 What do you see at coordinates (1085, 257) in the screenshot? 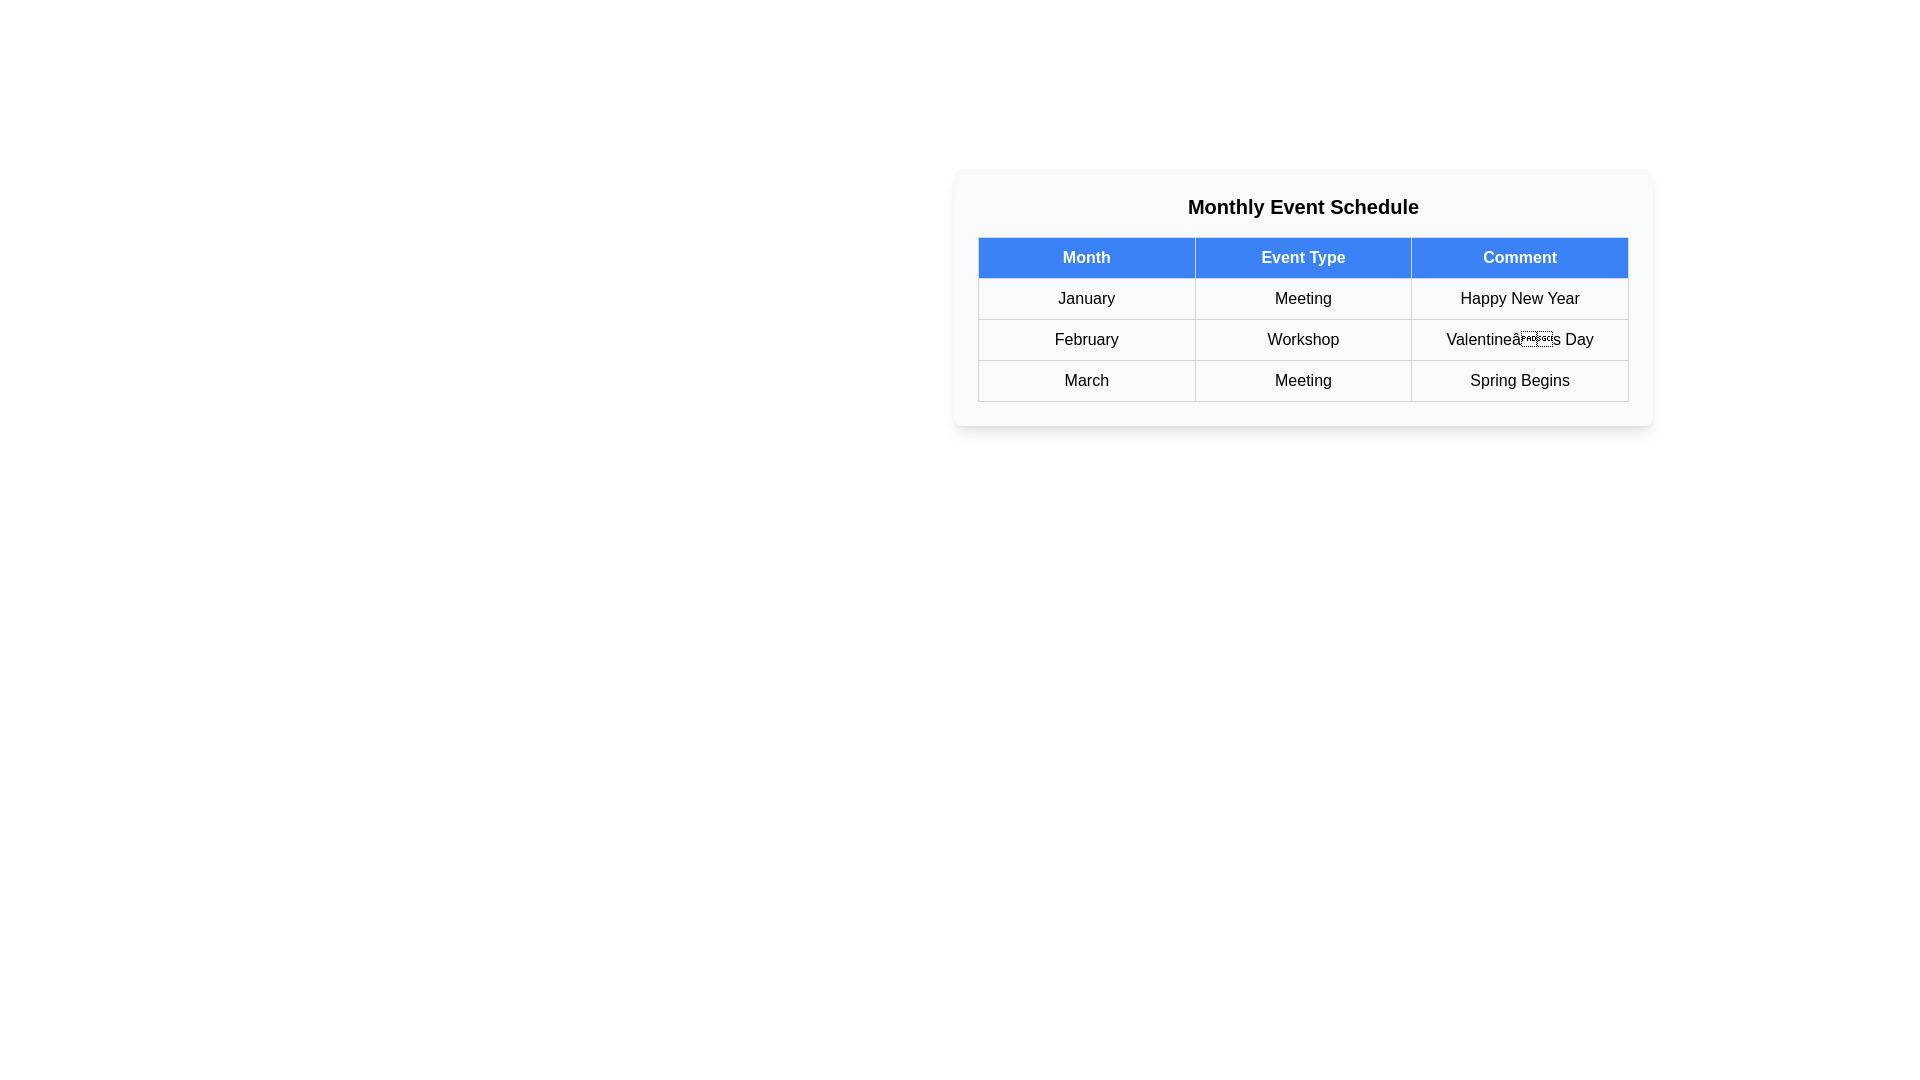
I see `the table header column Month to sort the table by that column` at bounding box center [1085, 257].